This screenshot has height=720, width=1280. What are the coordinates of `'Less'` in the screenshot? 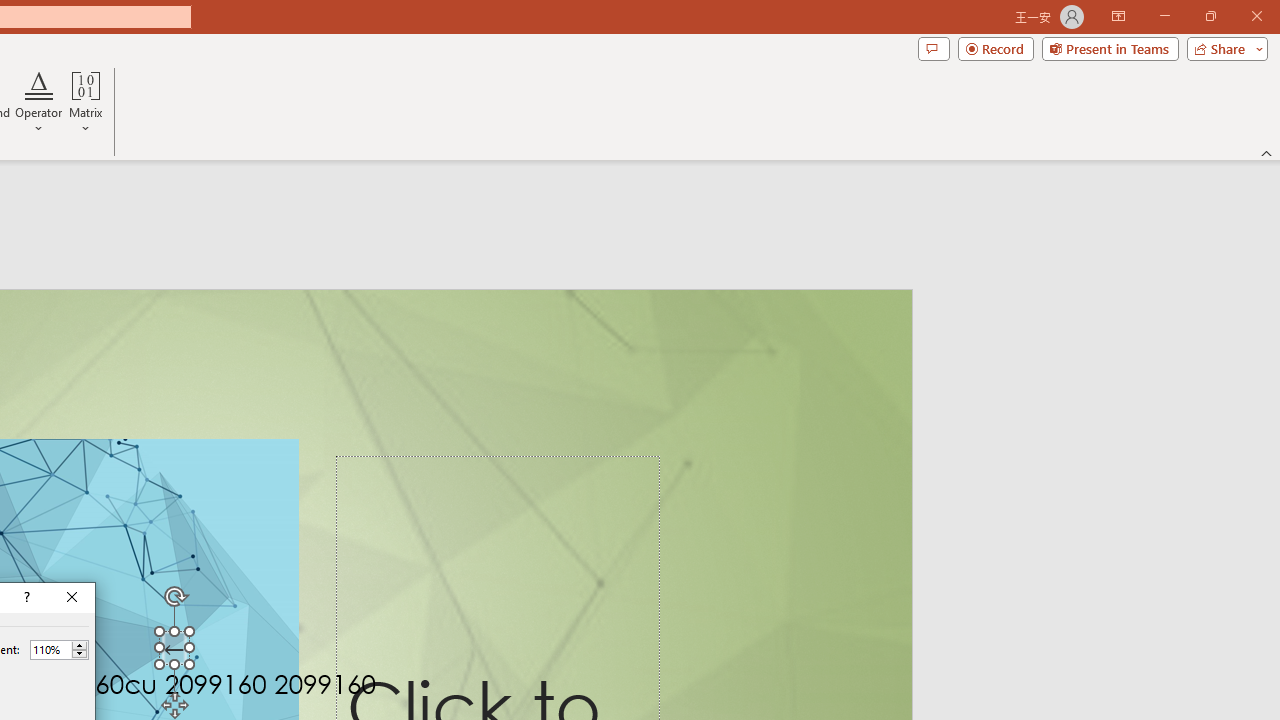 It's located at (79, 654).